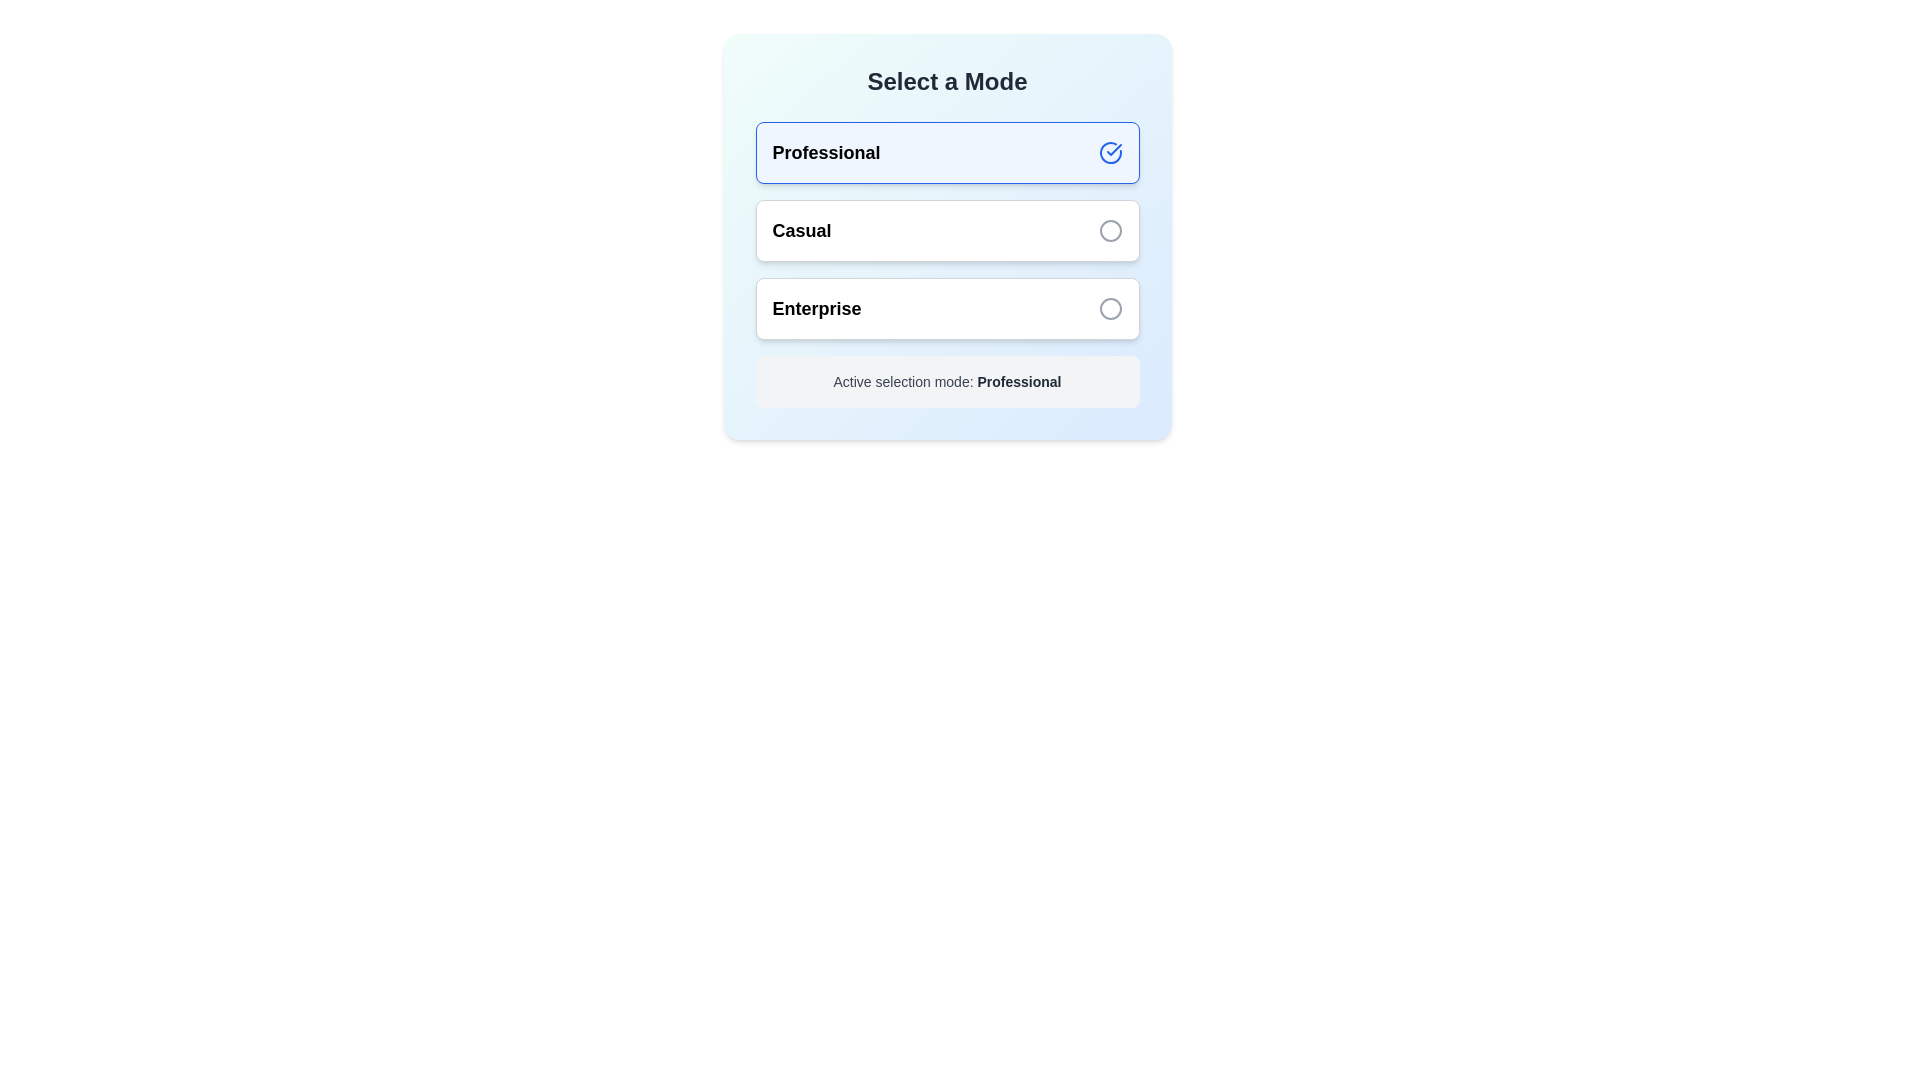 This screenshot has width=1920, height=1080. Describe the element at coordinates (1109, 230) in the screenshot. I see `the gray hollow circle SVG icon located within the 'Casual' mode selection button, which is the second item in the selection group` at that location.